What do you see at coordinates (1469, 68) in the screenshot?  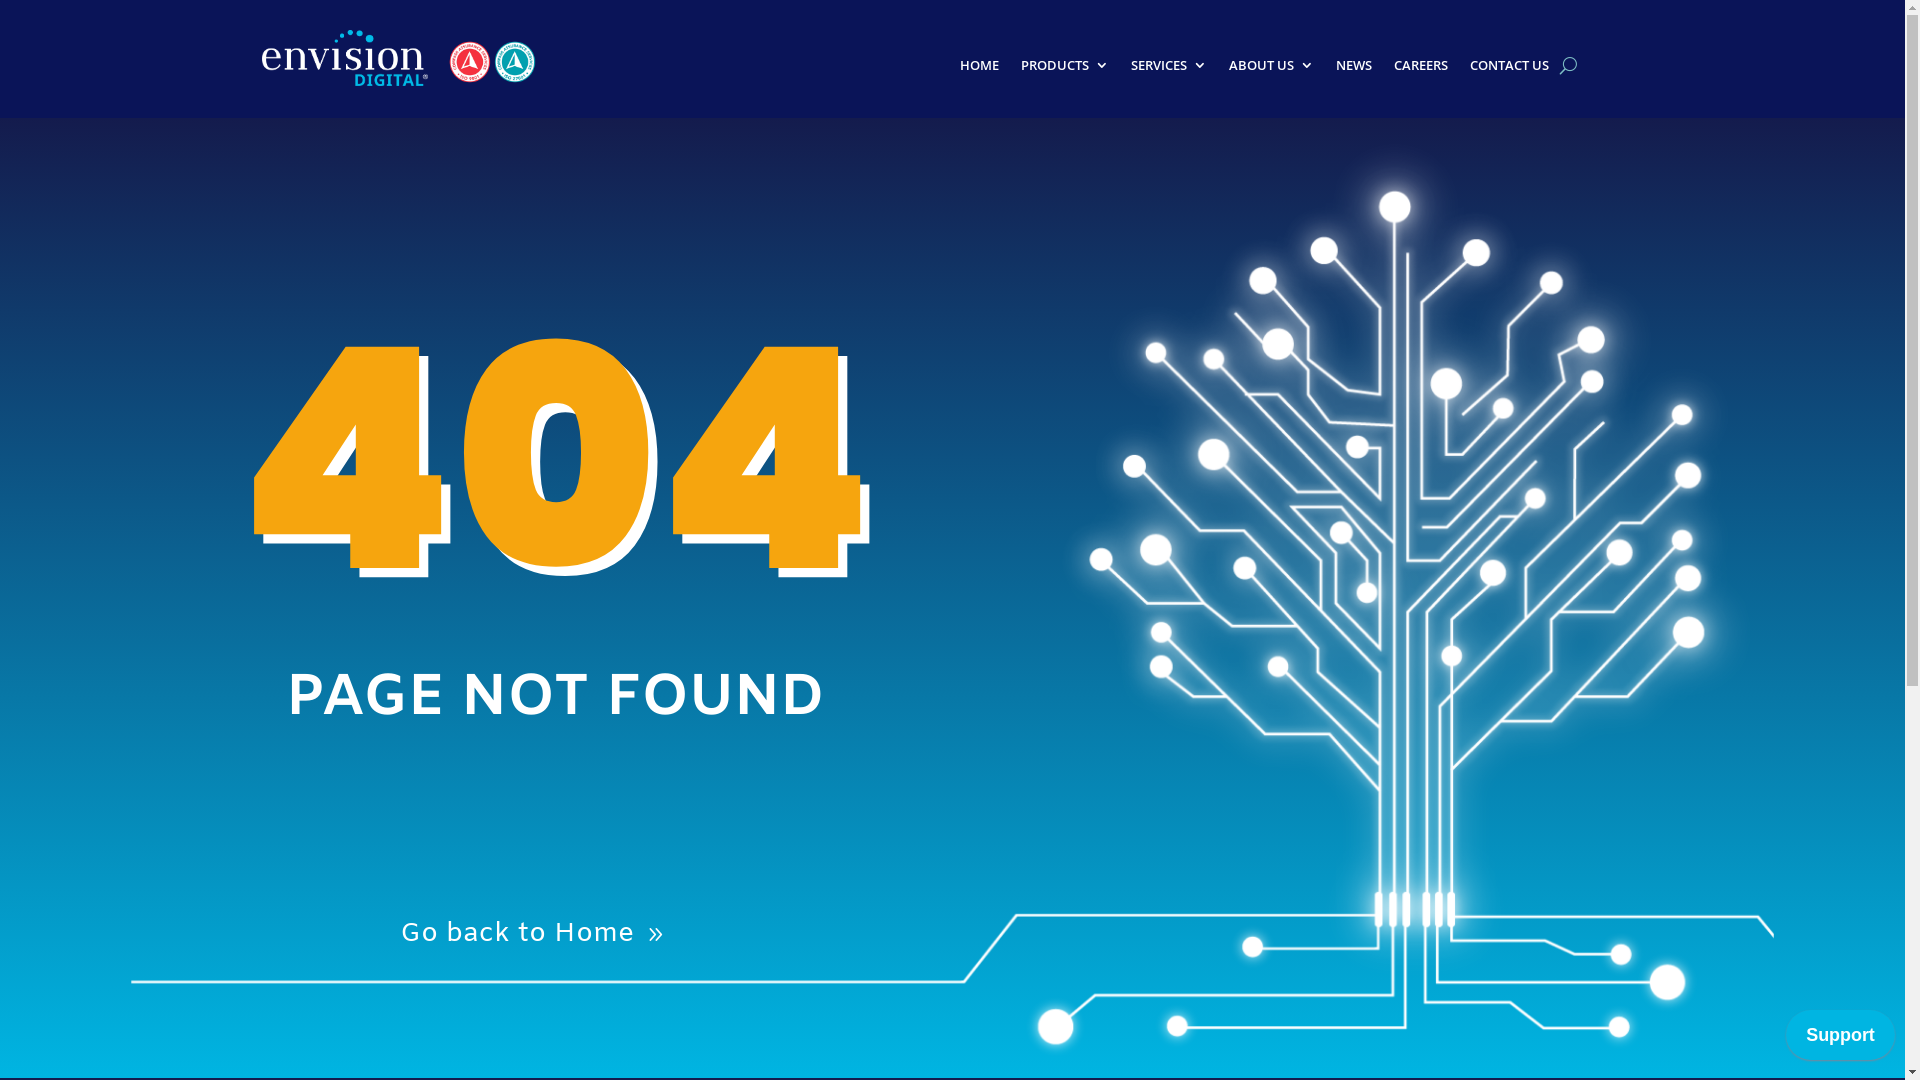 I see `'CONTACT US'` at bounding box center [1469, 68].